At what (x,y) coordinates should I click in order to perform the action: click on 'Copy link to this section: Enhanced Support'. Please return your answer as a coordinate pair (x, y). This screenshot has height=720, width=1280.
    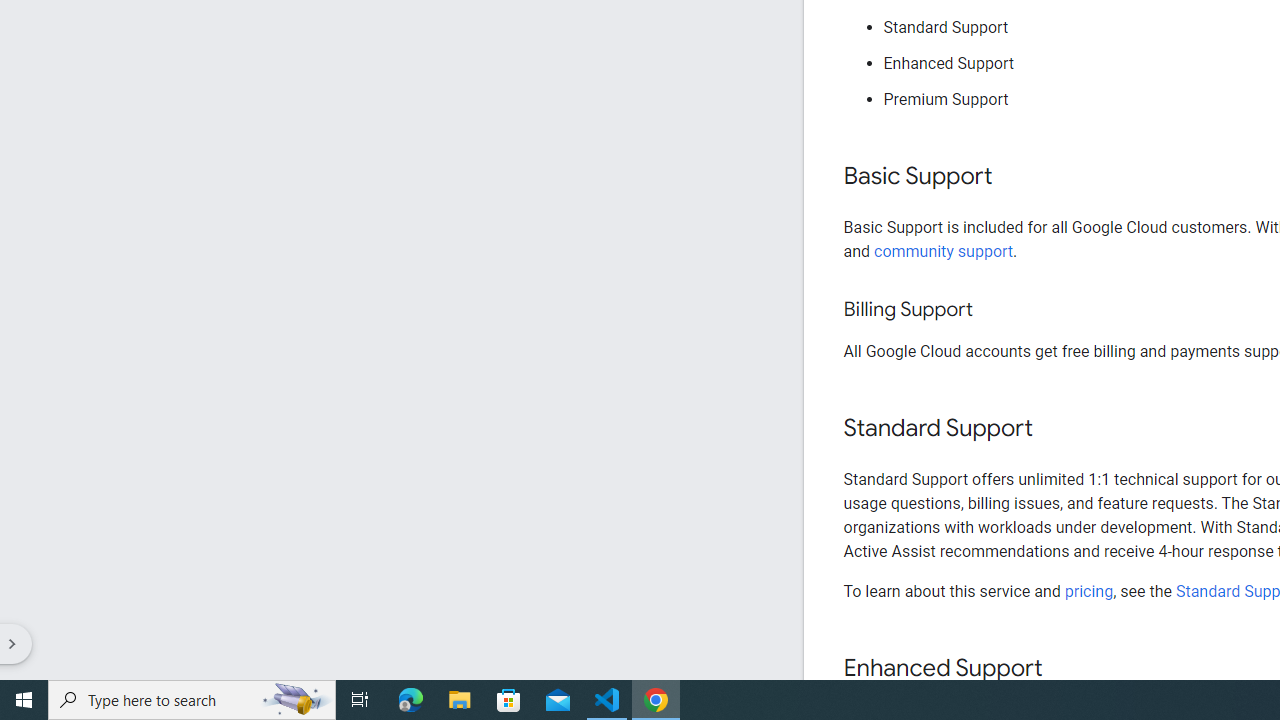
    Looking at the image, I should click on (1061, 669).